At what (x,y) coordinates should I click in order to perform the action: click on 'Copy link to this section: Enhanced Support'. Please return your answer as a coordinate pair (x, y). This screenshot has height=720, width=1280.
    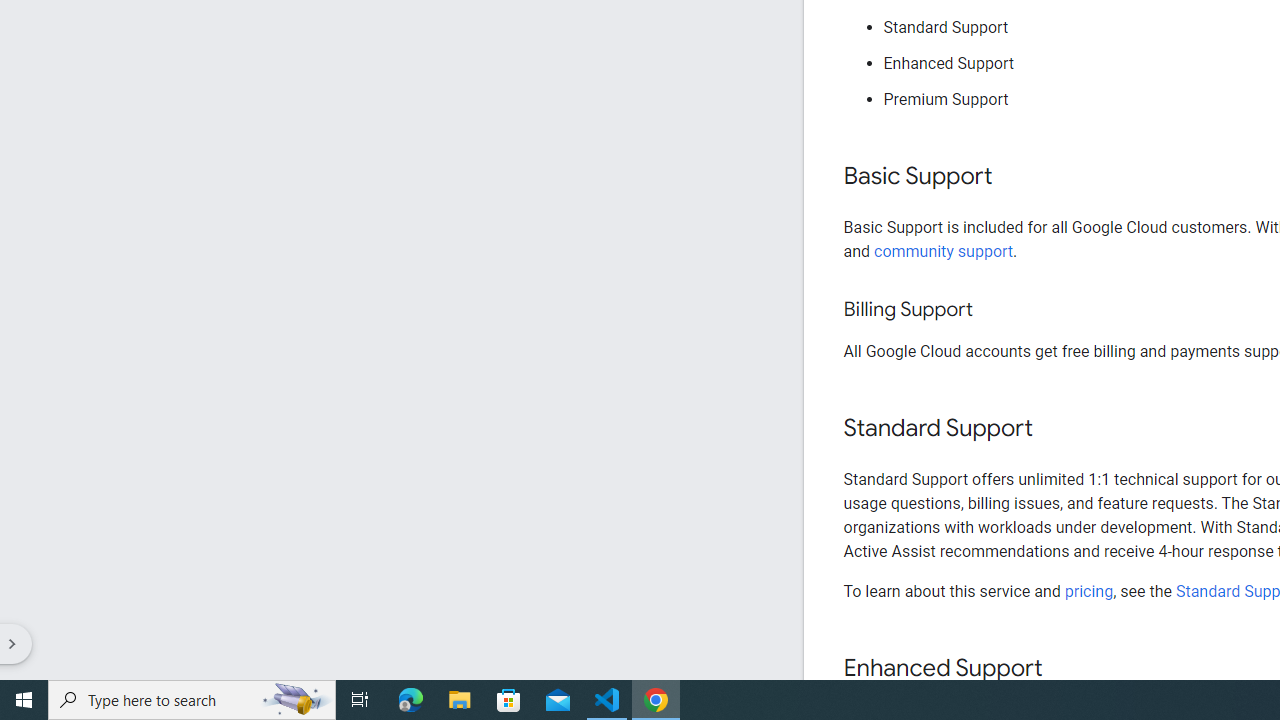
    Looking at the image, I should click on (1061, 669).